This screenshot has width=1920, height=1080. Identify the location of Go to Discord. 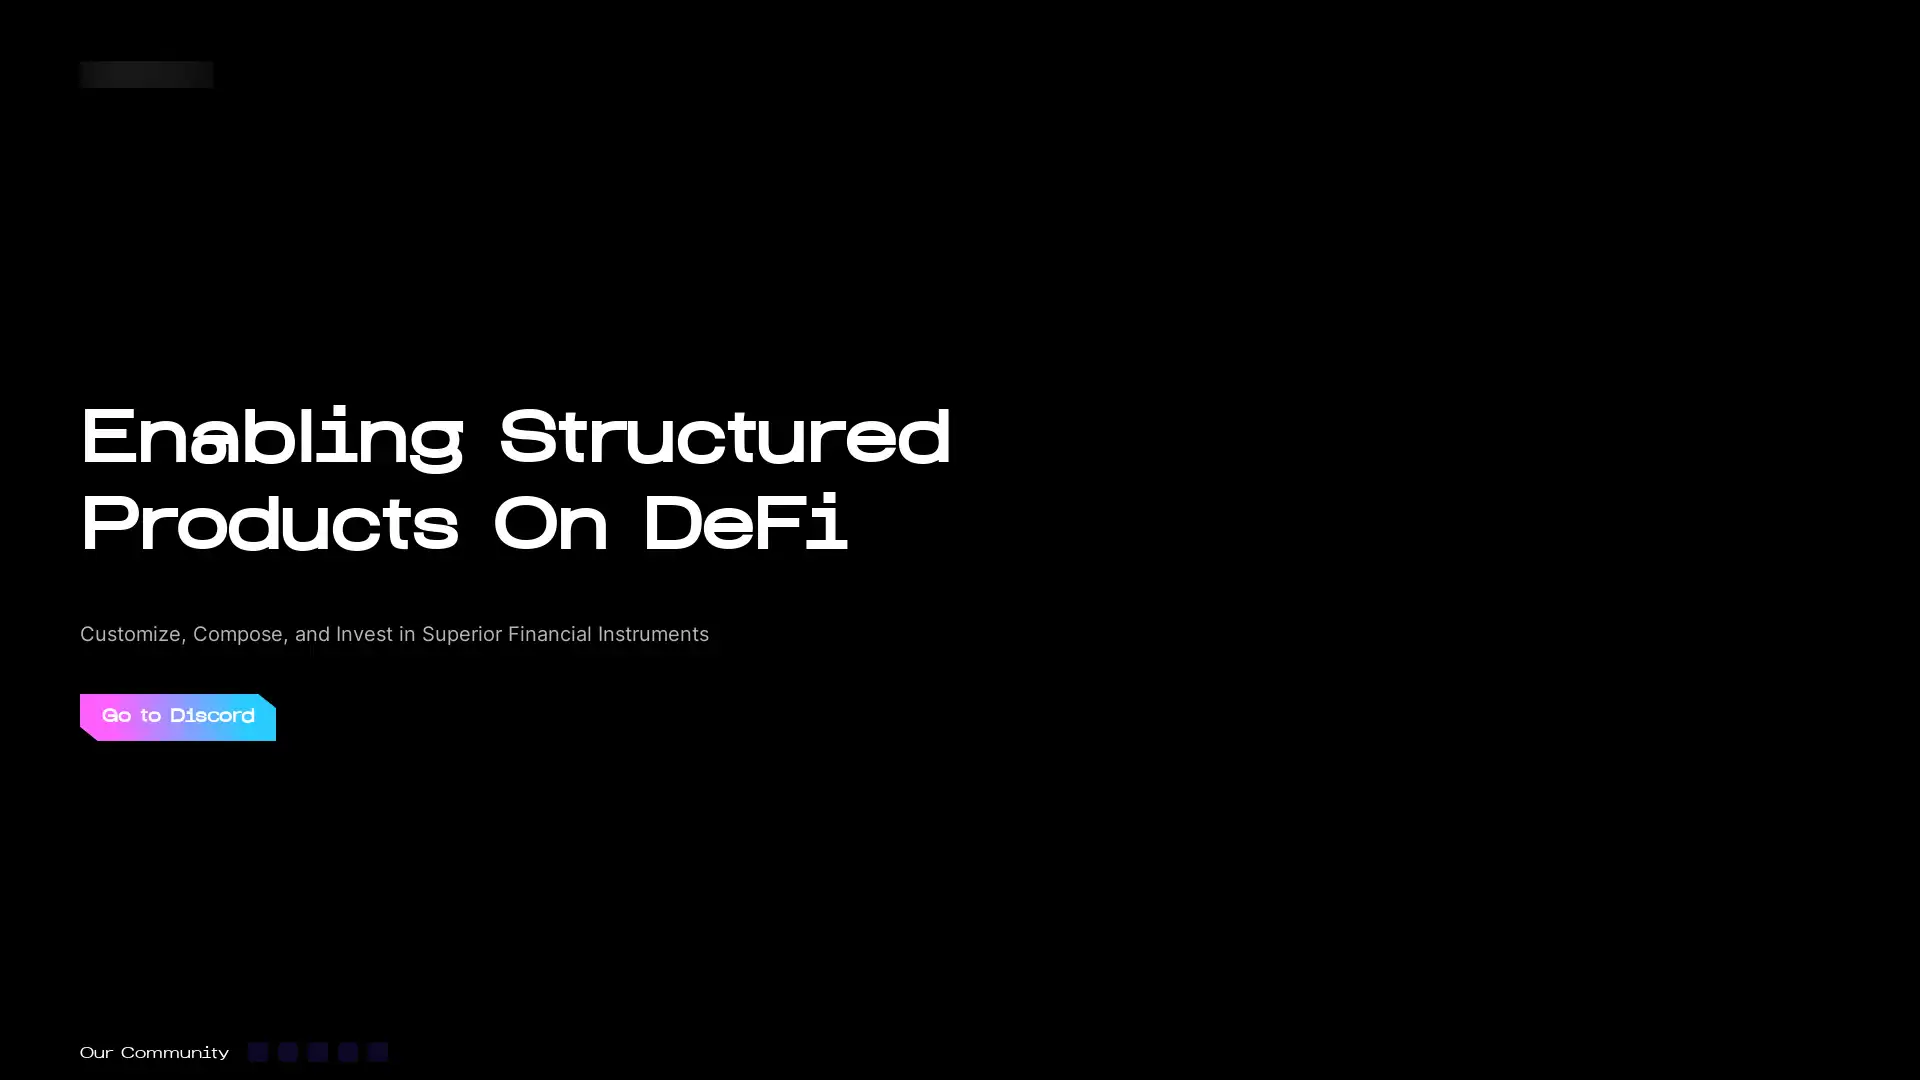
(177, 715).